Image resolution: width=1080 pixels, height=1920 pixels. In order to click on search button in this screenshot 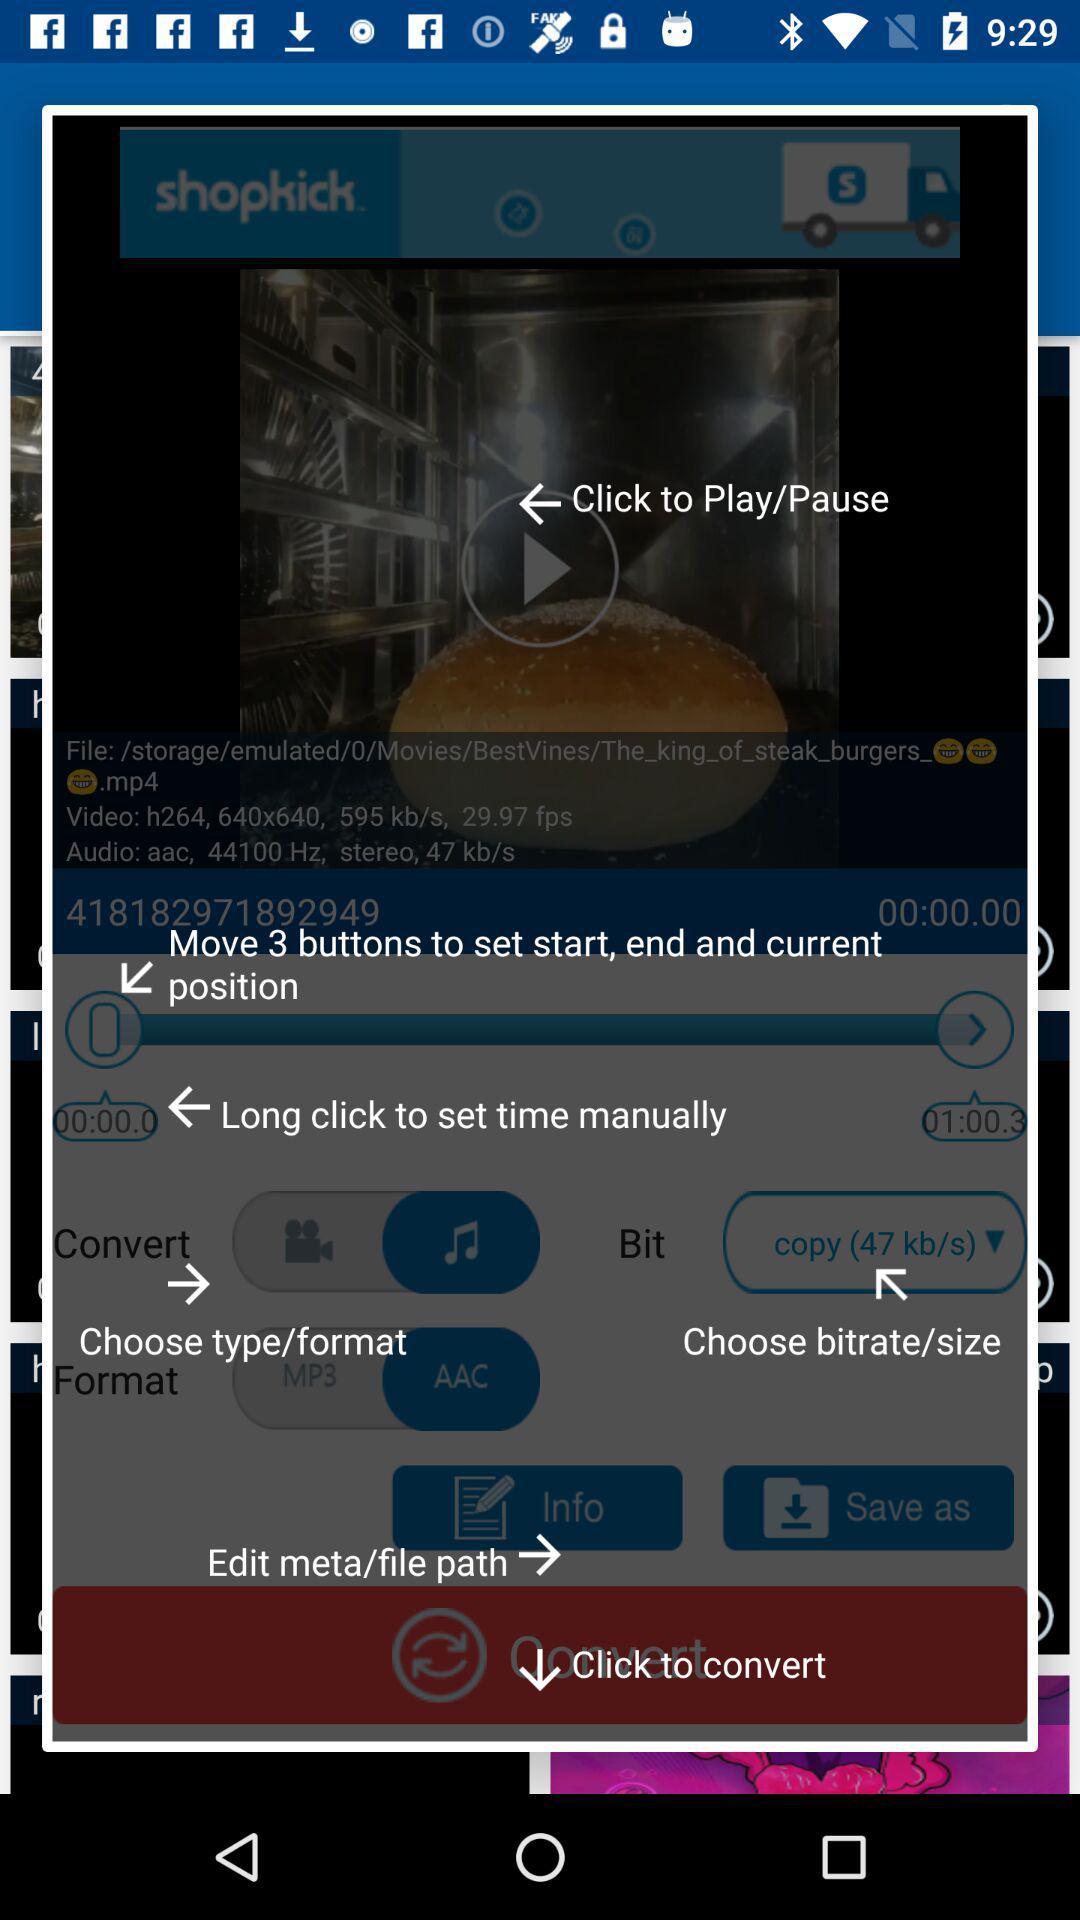, I will do `click(540, 192)`.